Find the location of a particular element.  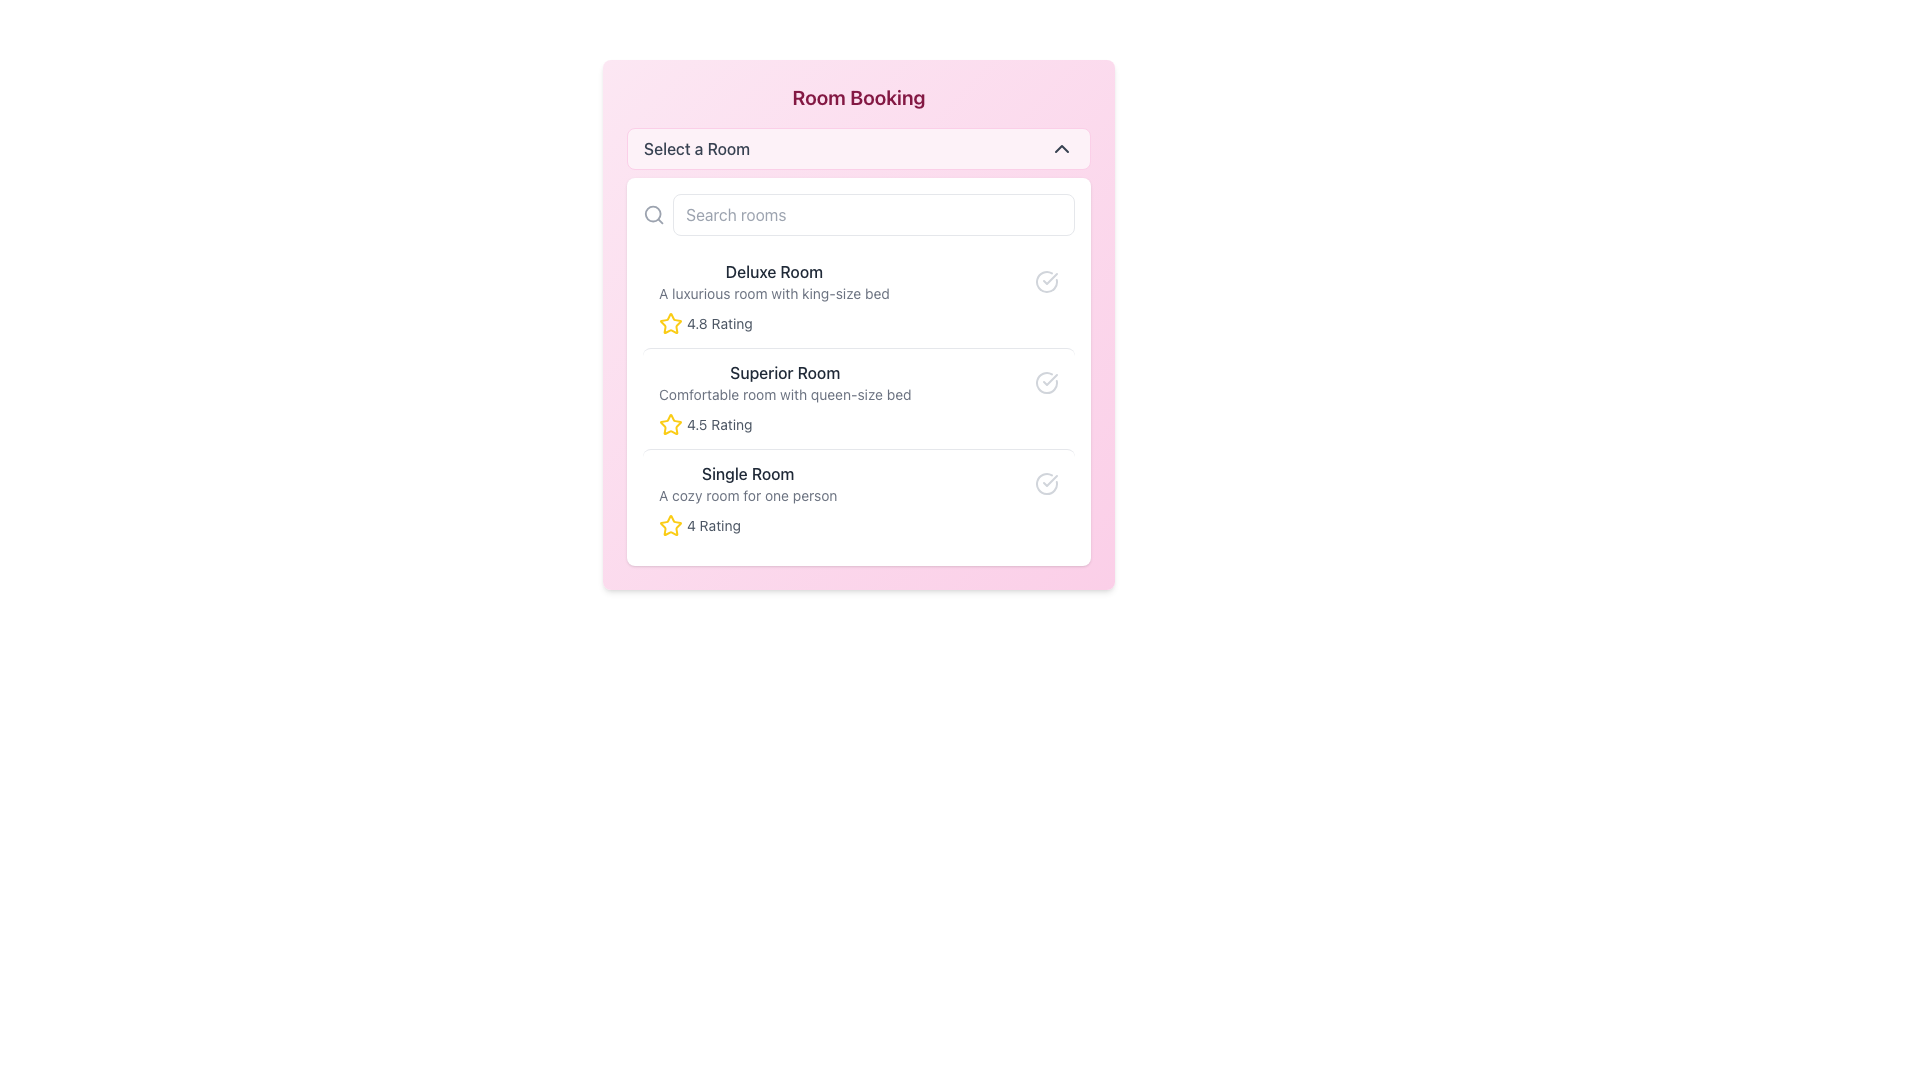

the text label displaying 'Select a Room', which is located in the pink header section of the 'Room Booking' card is located at coordinates (697, 148).